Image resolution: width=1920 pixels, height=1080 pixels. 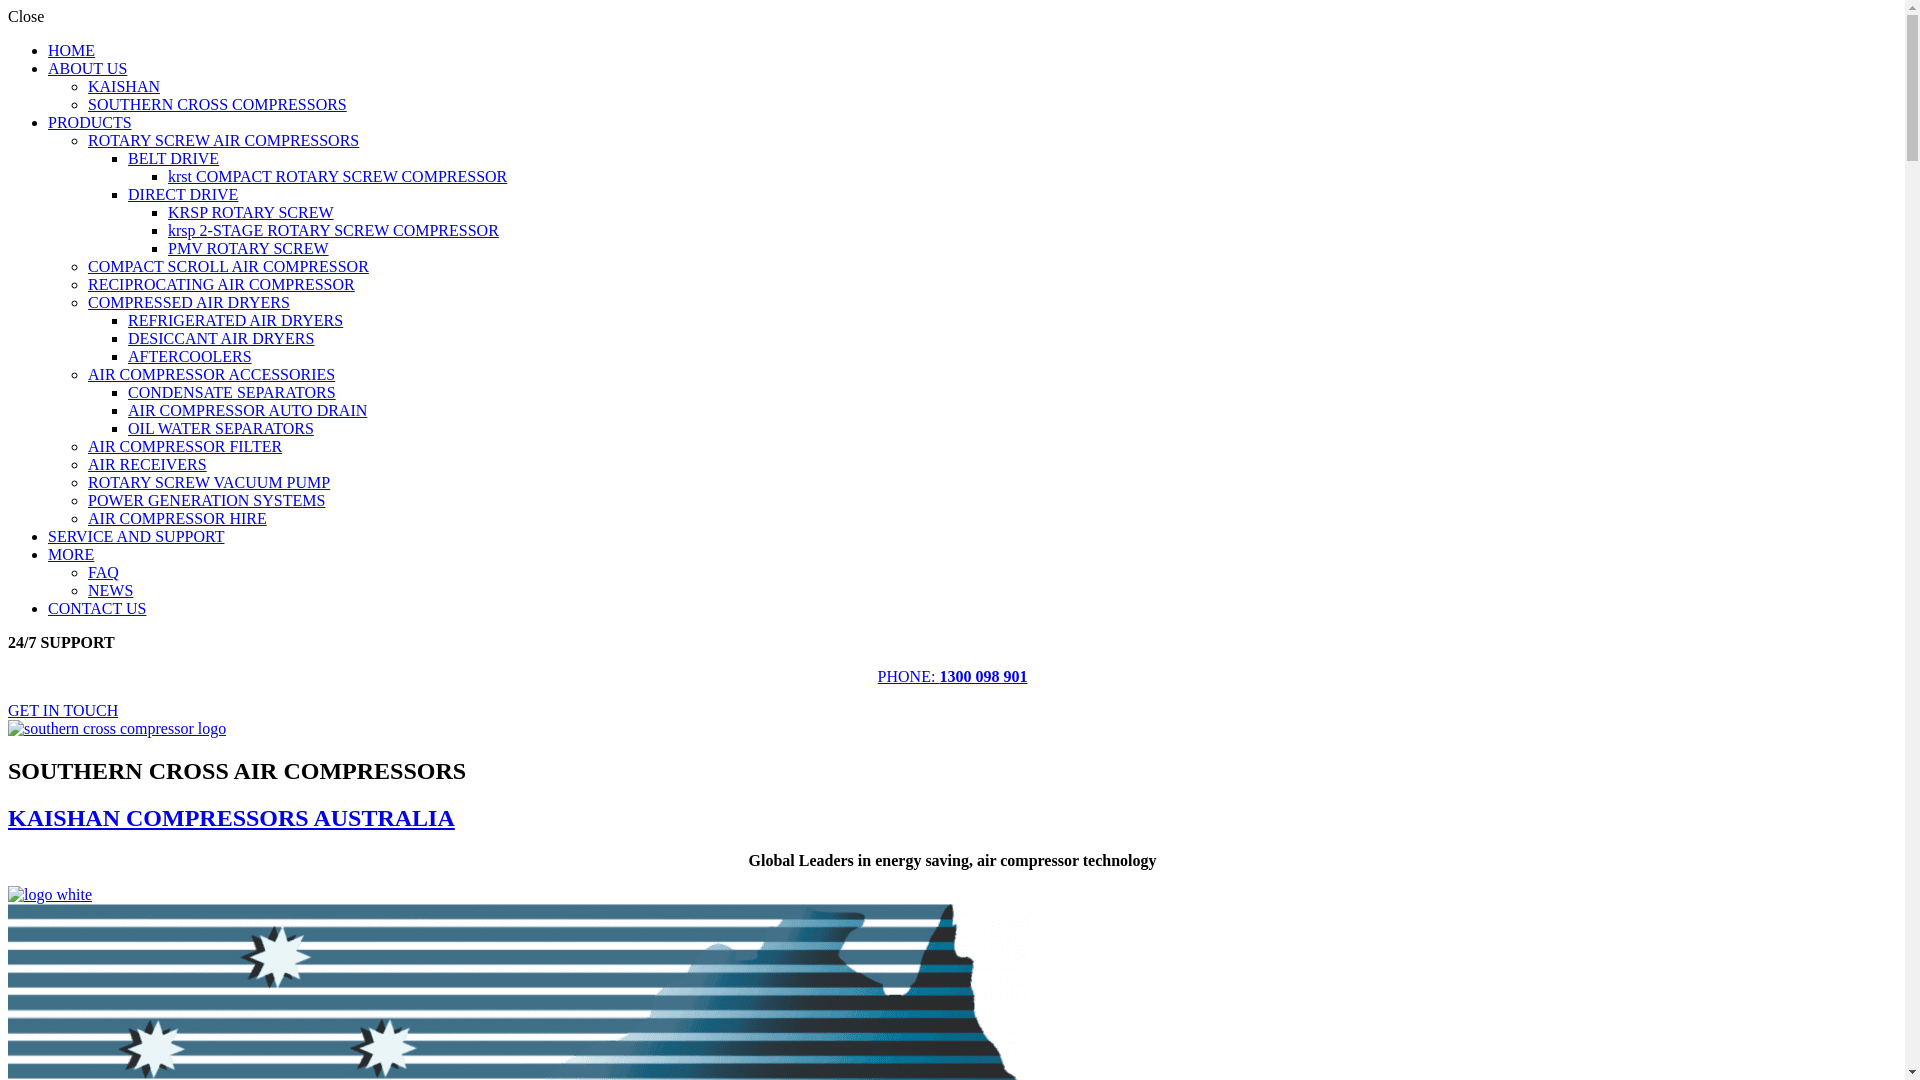 I want to click on 'CONDENSATE SEPARATORS', so click(x=231, y=392).